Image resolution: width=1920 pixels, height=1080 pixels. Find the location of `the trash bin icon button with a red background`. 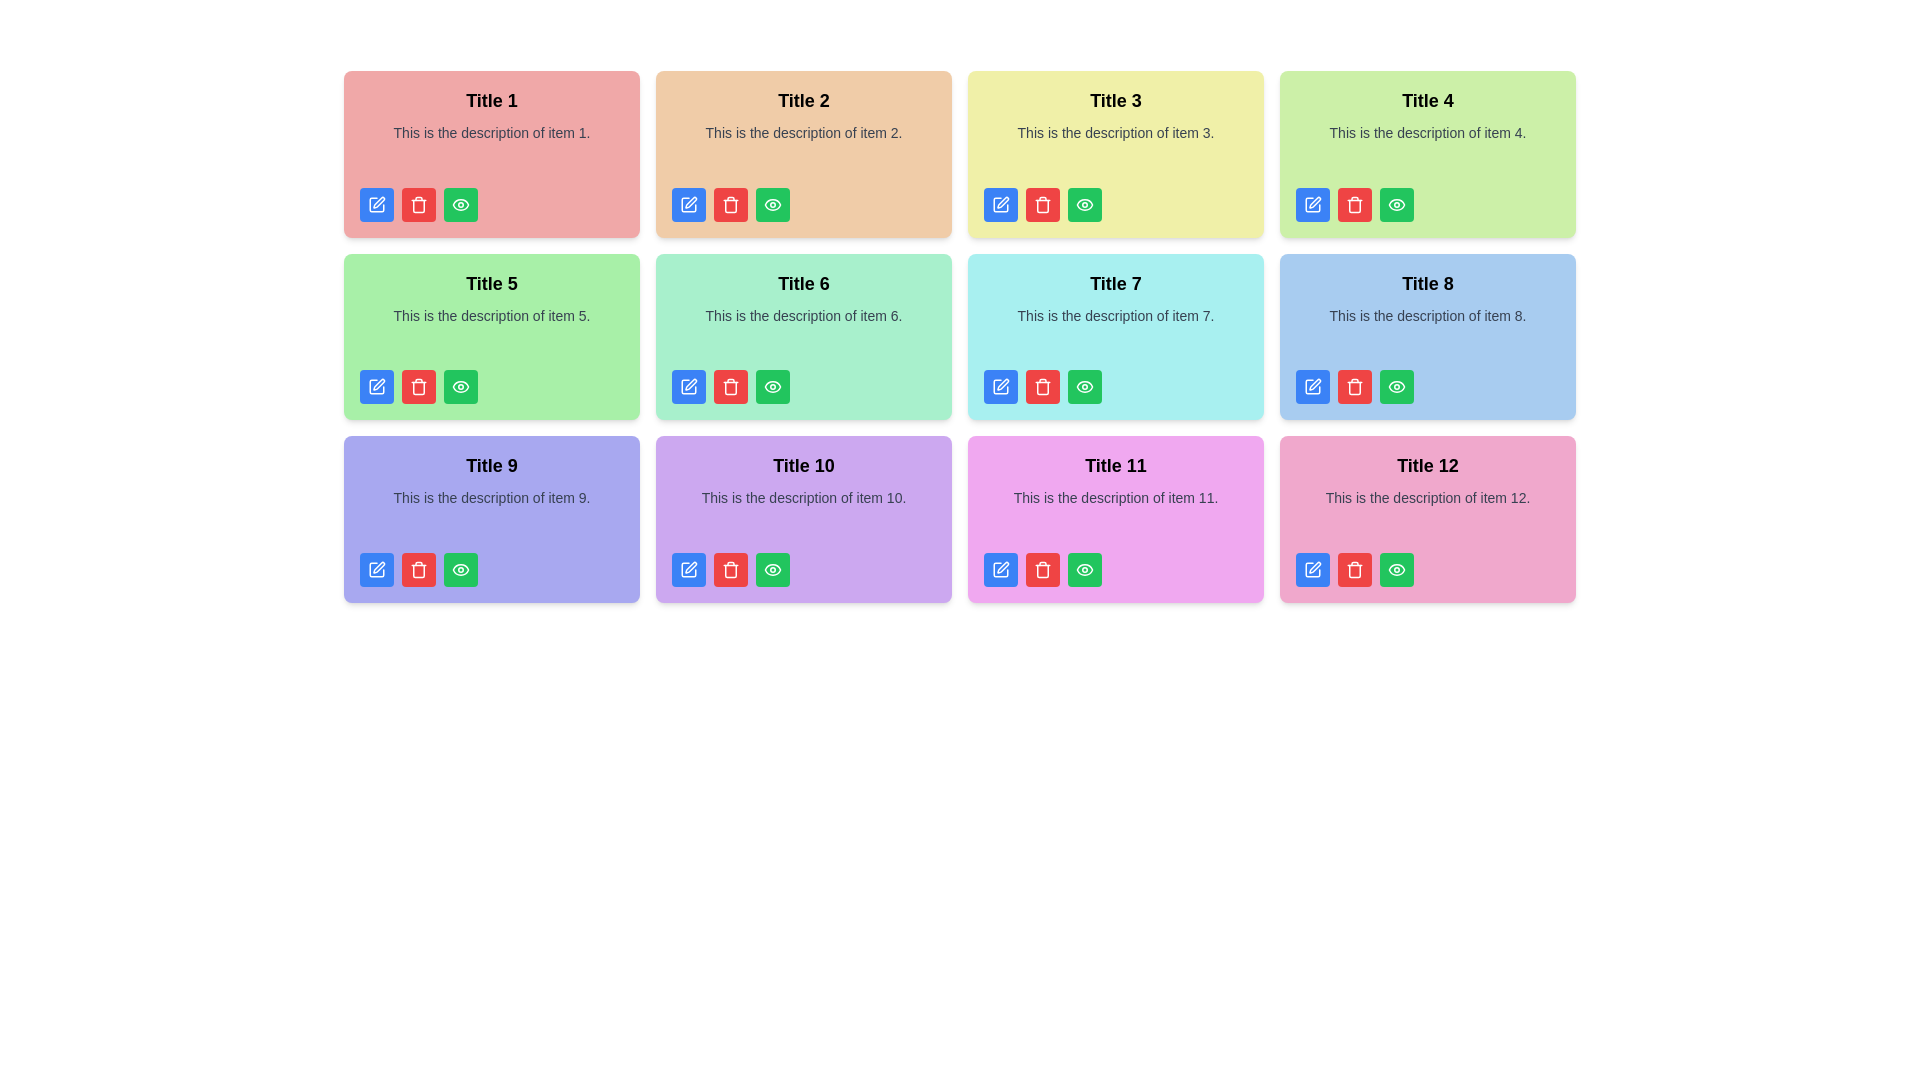

the trash bin icon button with a red background is located at coordinates (1354, 569).